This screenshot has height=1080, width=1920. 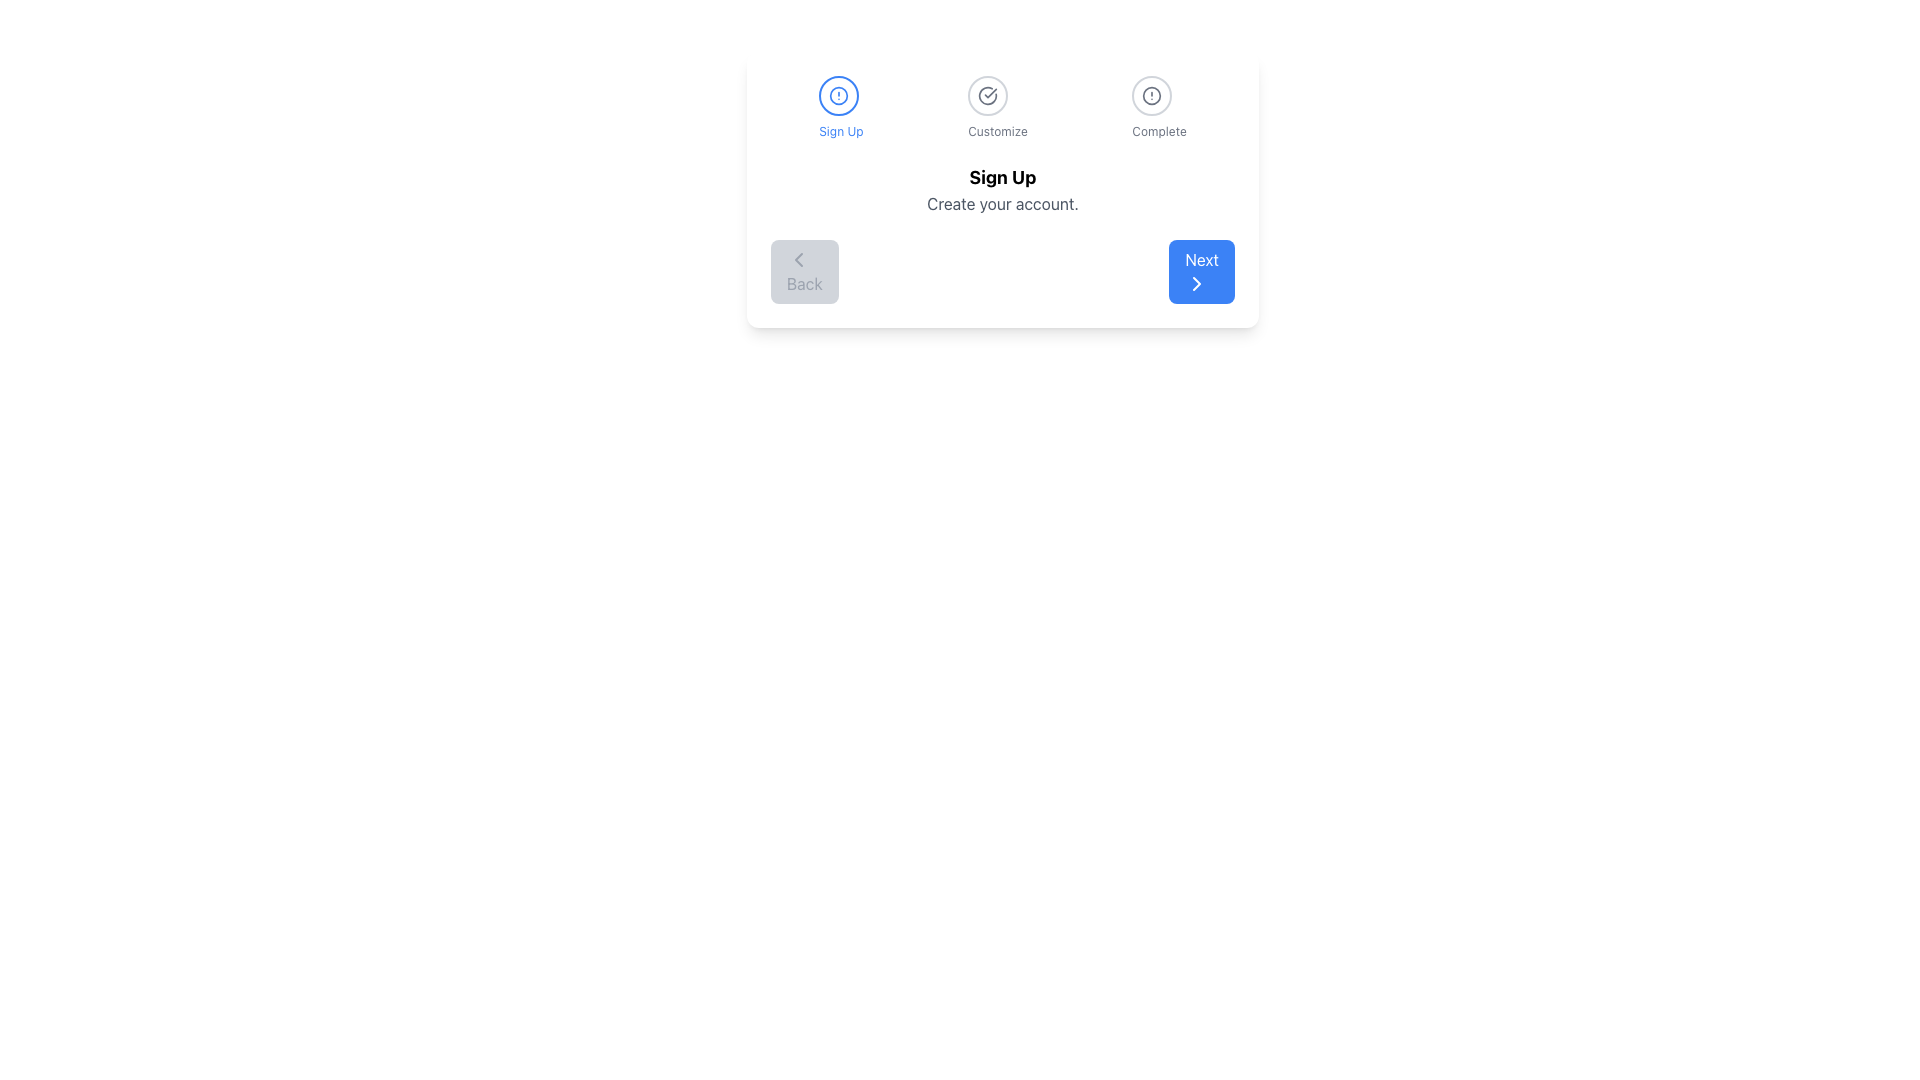 What do you see at coordinates (1003, 176) in the screenshot?
I see `header text element indicating the current operation stage ('Sign Up') located at the top-middle portion of the interface` at bounding box center [1003, 176].